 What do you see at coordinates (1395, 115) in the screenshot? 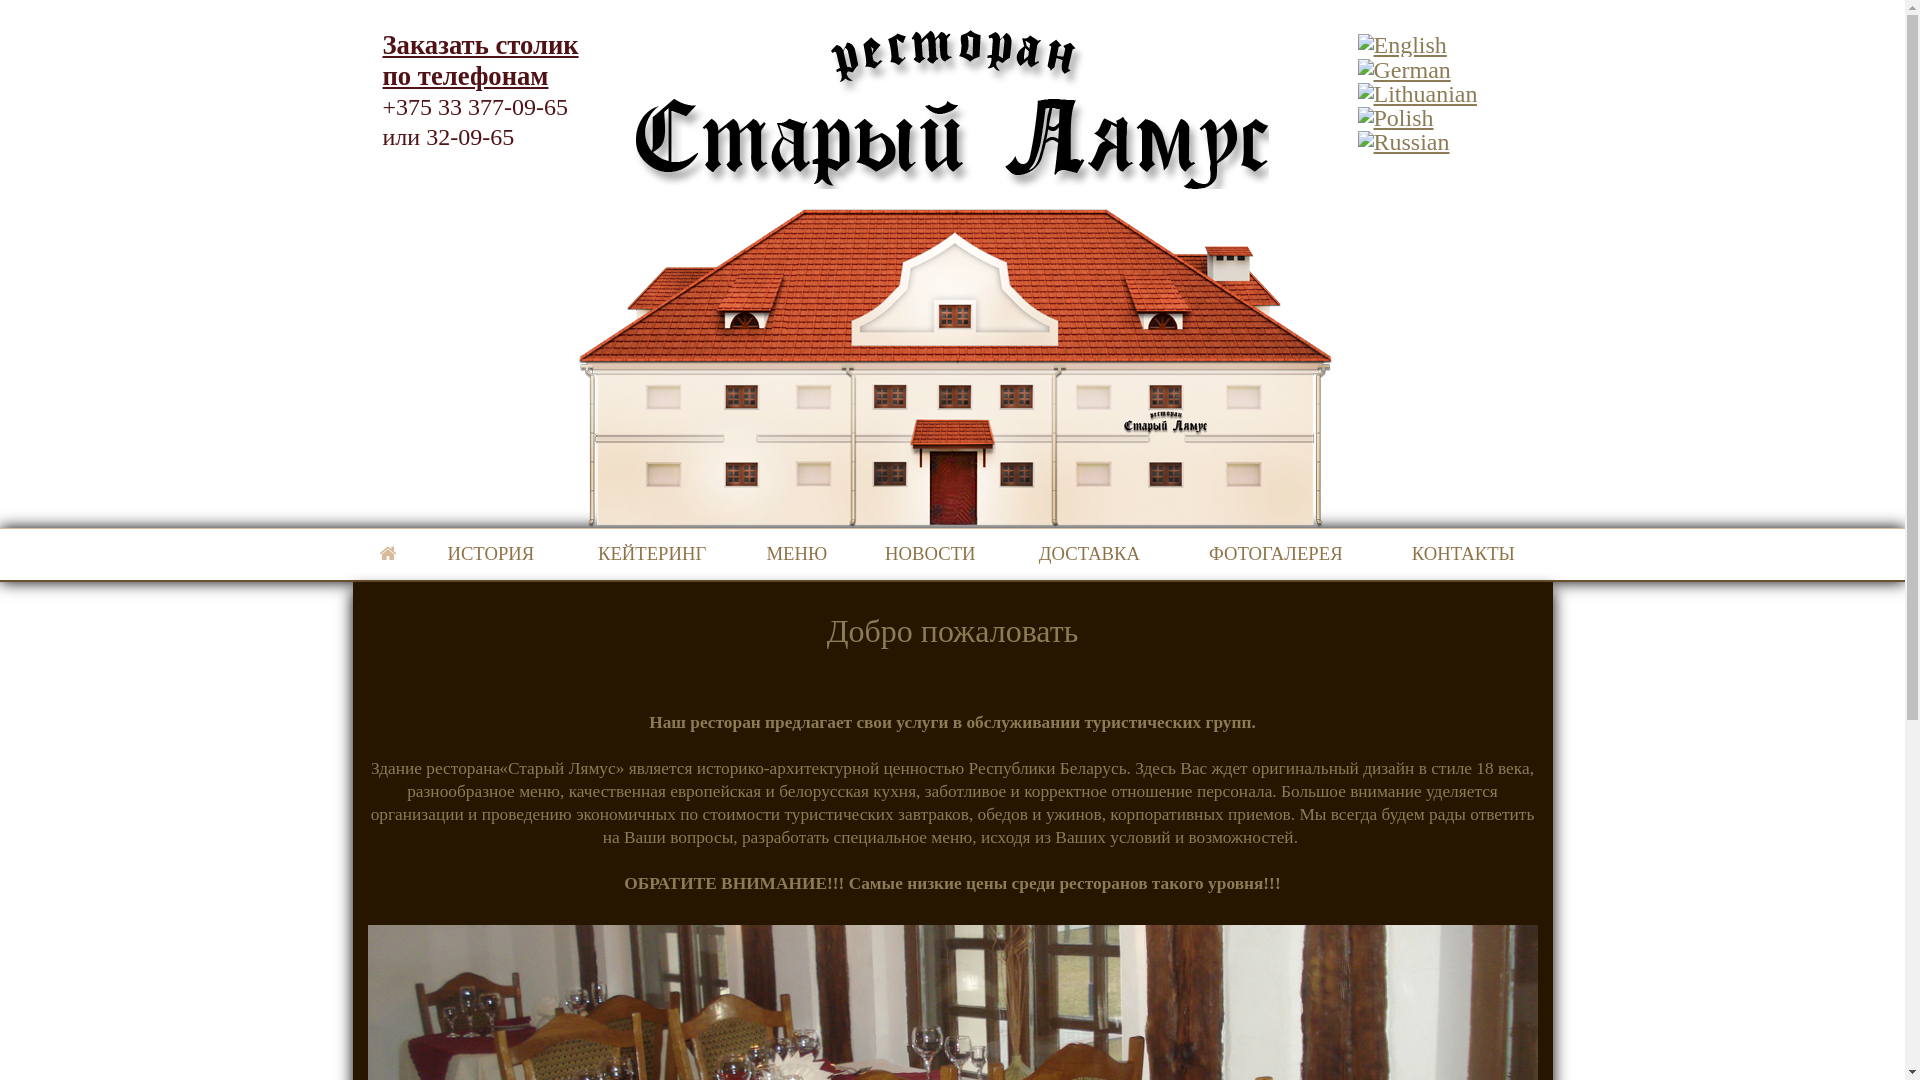
I see `'Polish'` at bounding box center [1395, 115].